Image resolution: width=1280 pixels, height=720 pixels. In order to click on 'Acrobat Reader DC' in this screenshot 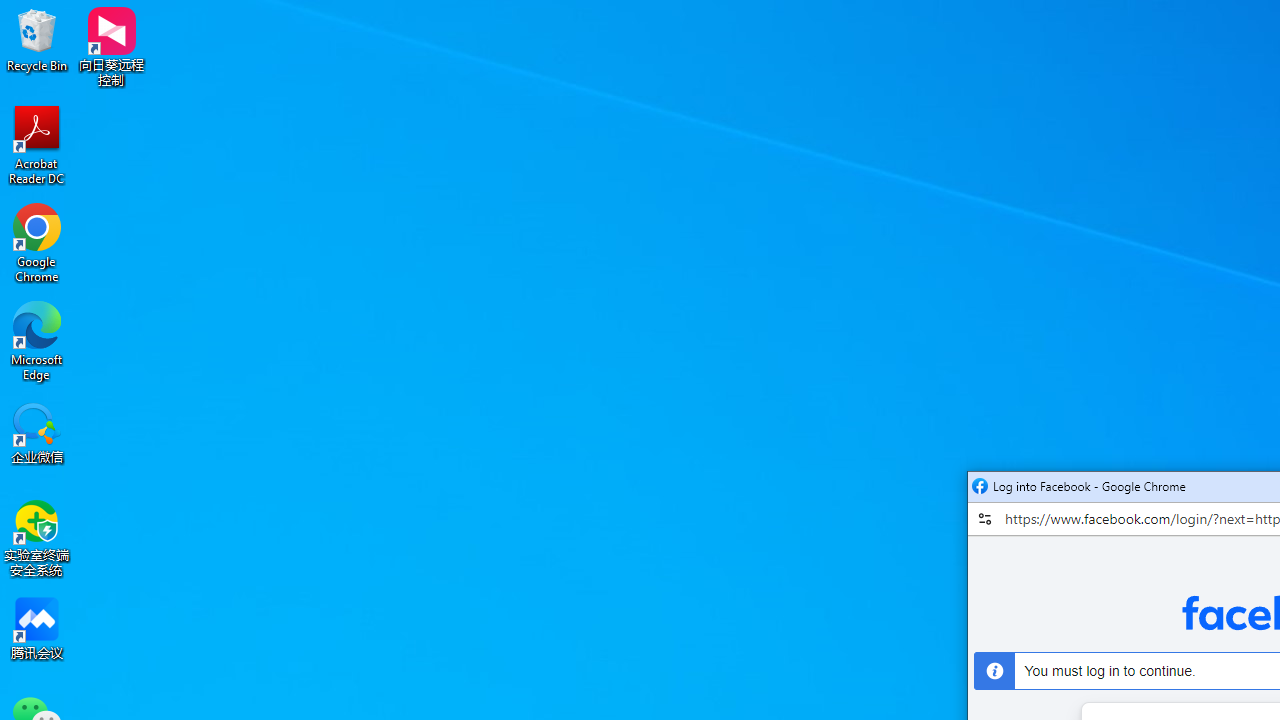, I will do `click(37, 144)`.